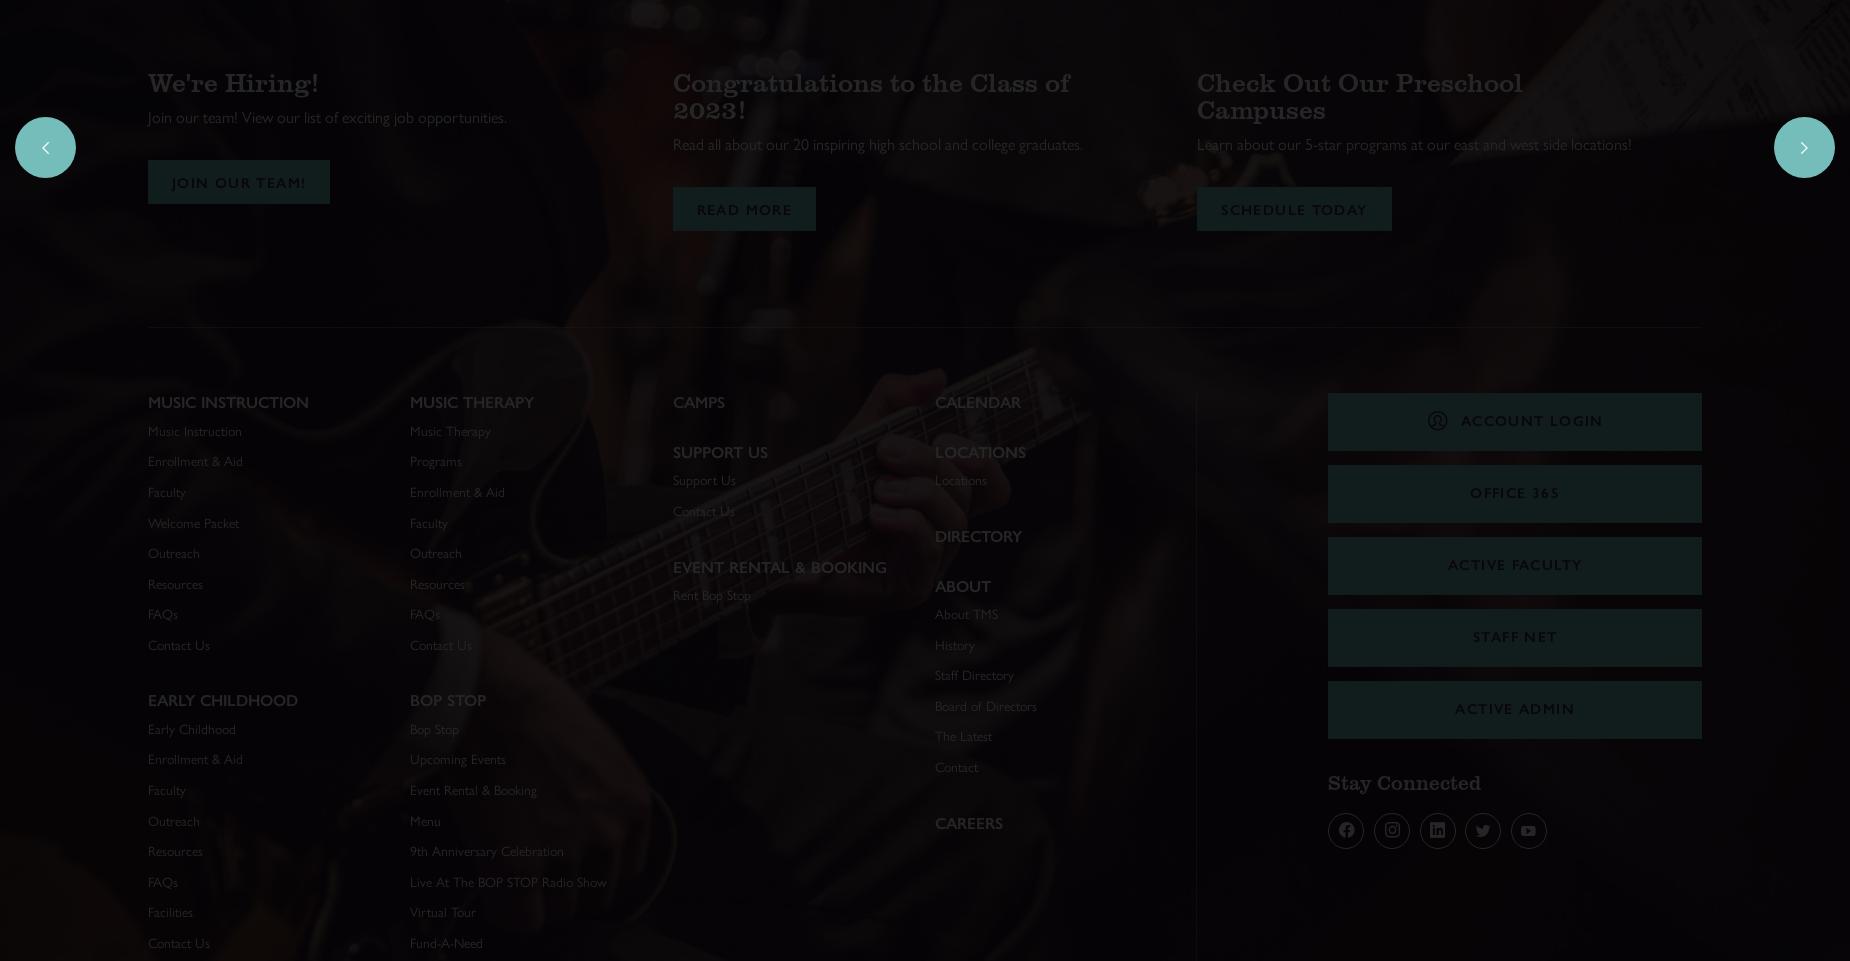 Image resolution: width=1850 pixels, height=961 pixels. Describe the element at coordinates (1195, 94) in the screenshot. I see `'Check Out Our Preschool Campuses'` at that location.